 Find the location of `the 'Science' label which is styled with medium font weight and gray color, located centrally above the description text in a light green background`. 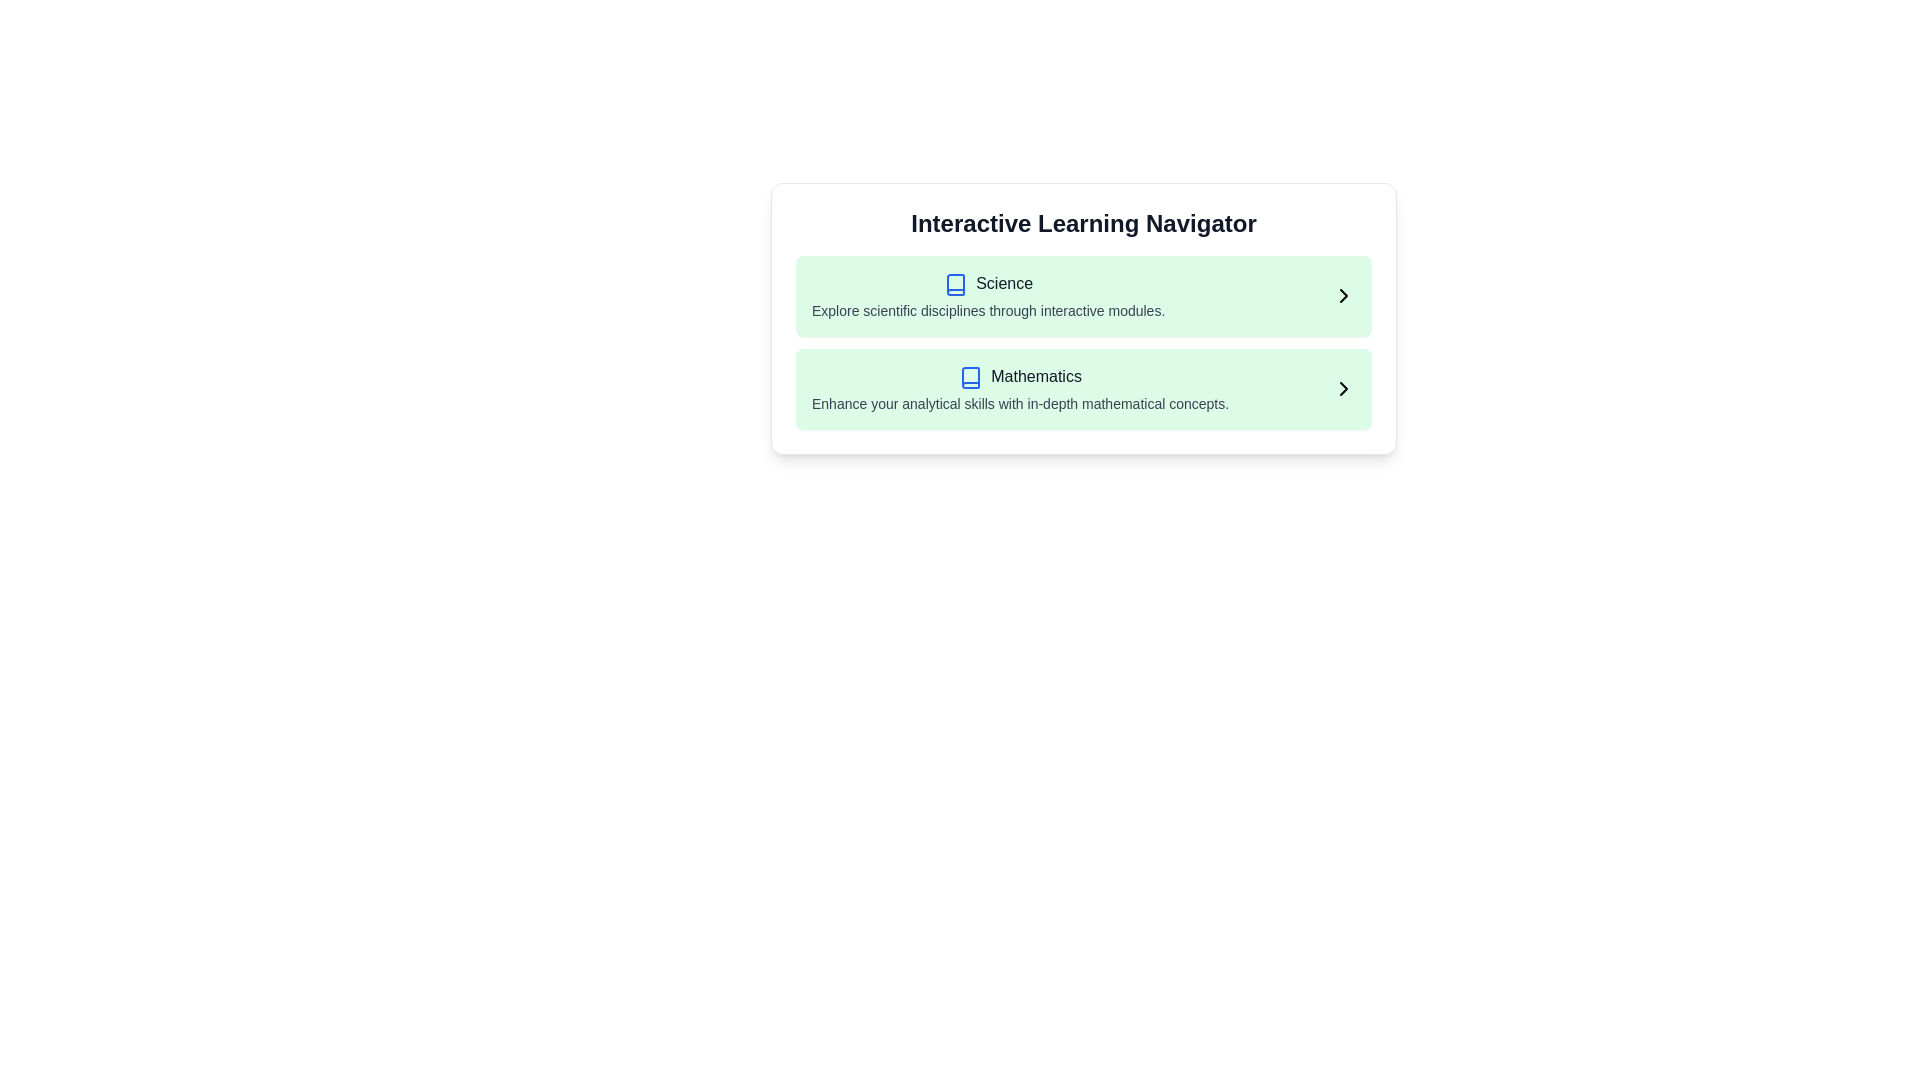

the 'Science' label which is styled with medium font weight and gray color, located centrally above the description text in a light green background is located at coordinates (1004, 283).